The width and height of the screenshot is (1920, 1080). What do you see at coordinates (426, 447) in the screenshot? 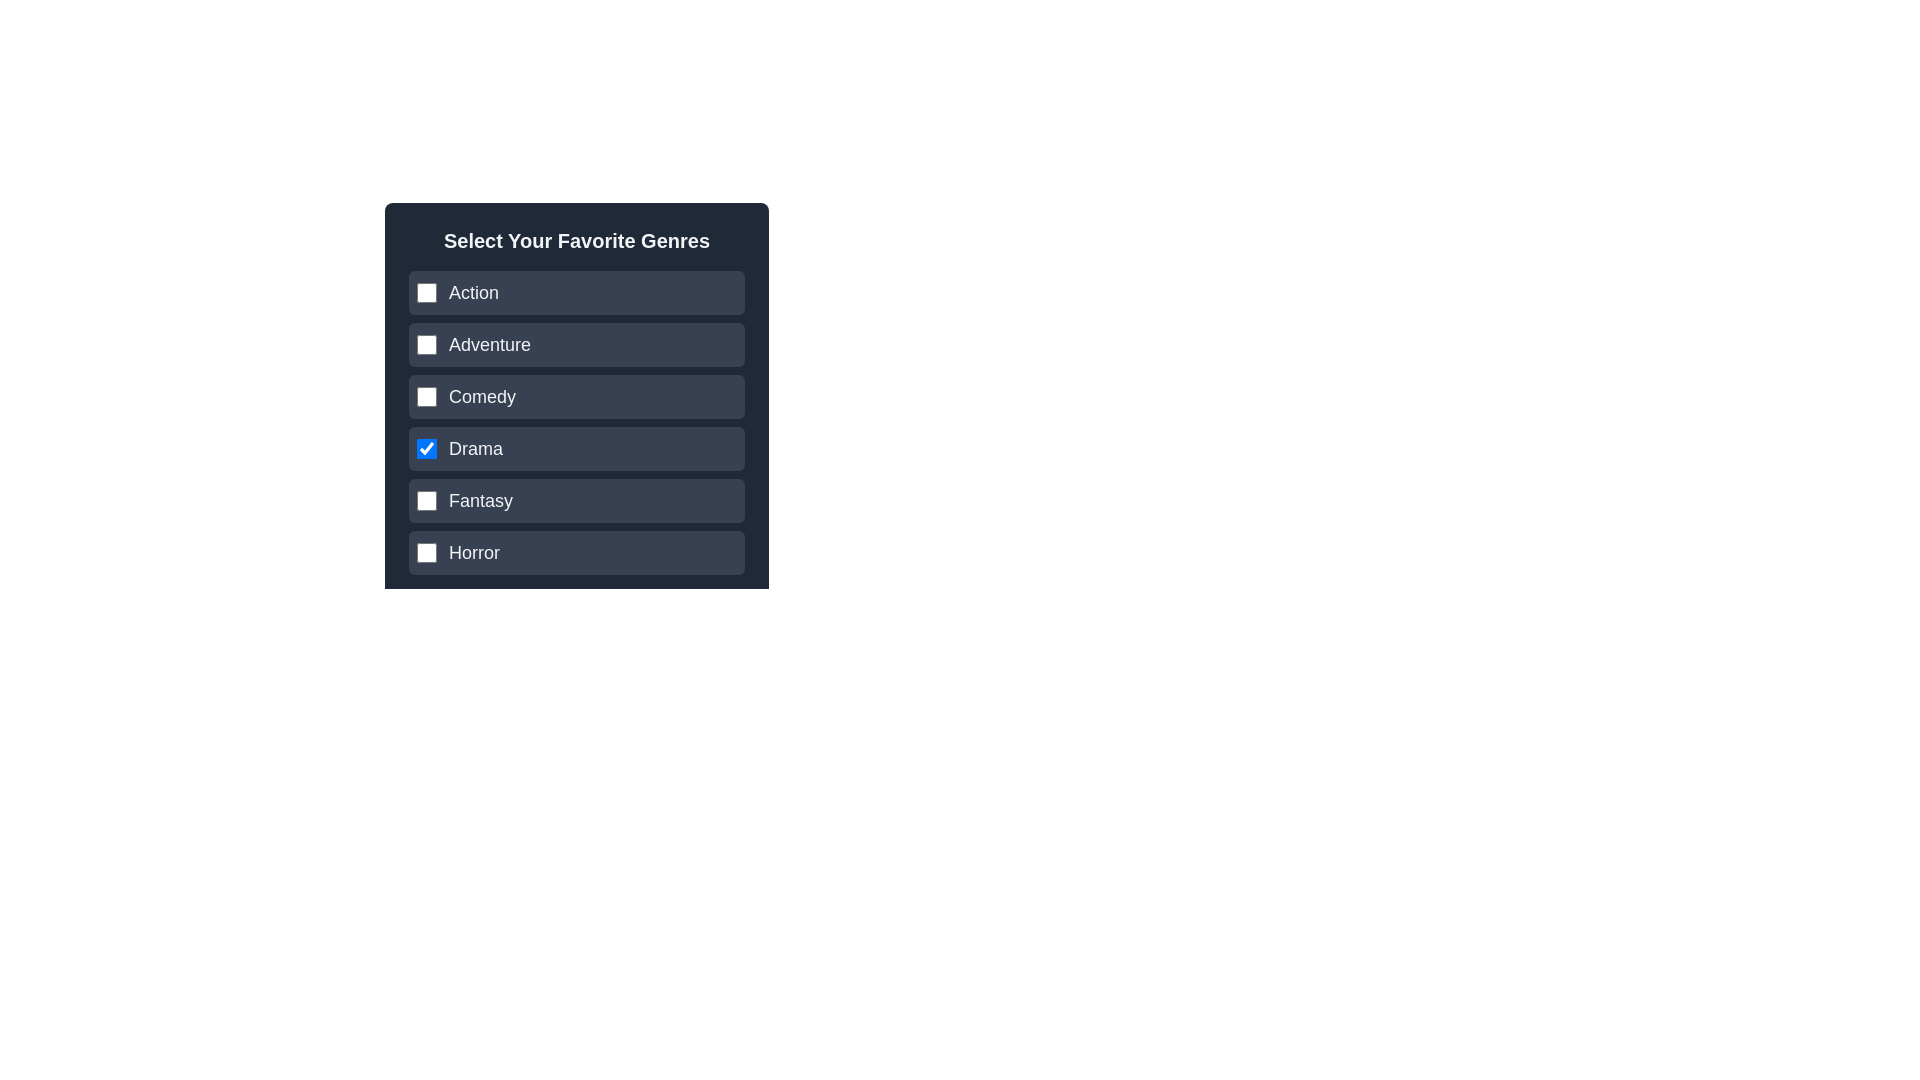
I see `the selected checkbox with a blue checkmark inside, located to the left of the 'Drama' label in the fourth item of the genre-selectable list` at bounding box center [426, 447].